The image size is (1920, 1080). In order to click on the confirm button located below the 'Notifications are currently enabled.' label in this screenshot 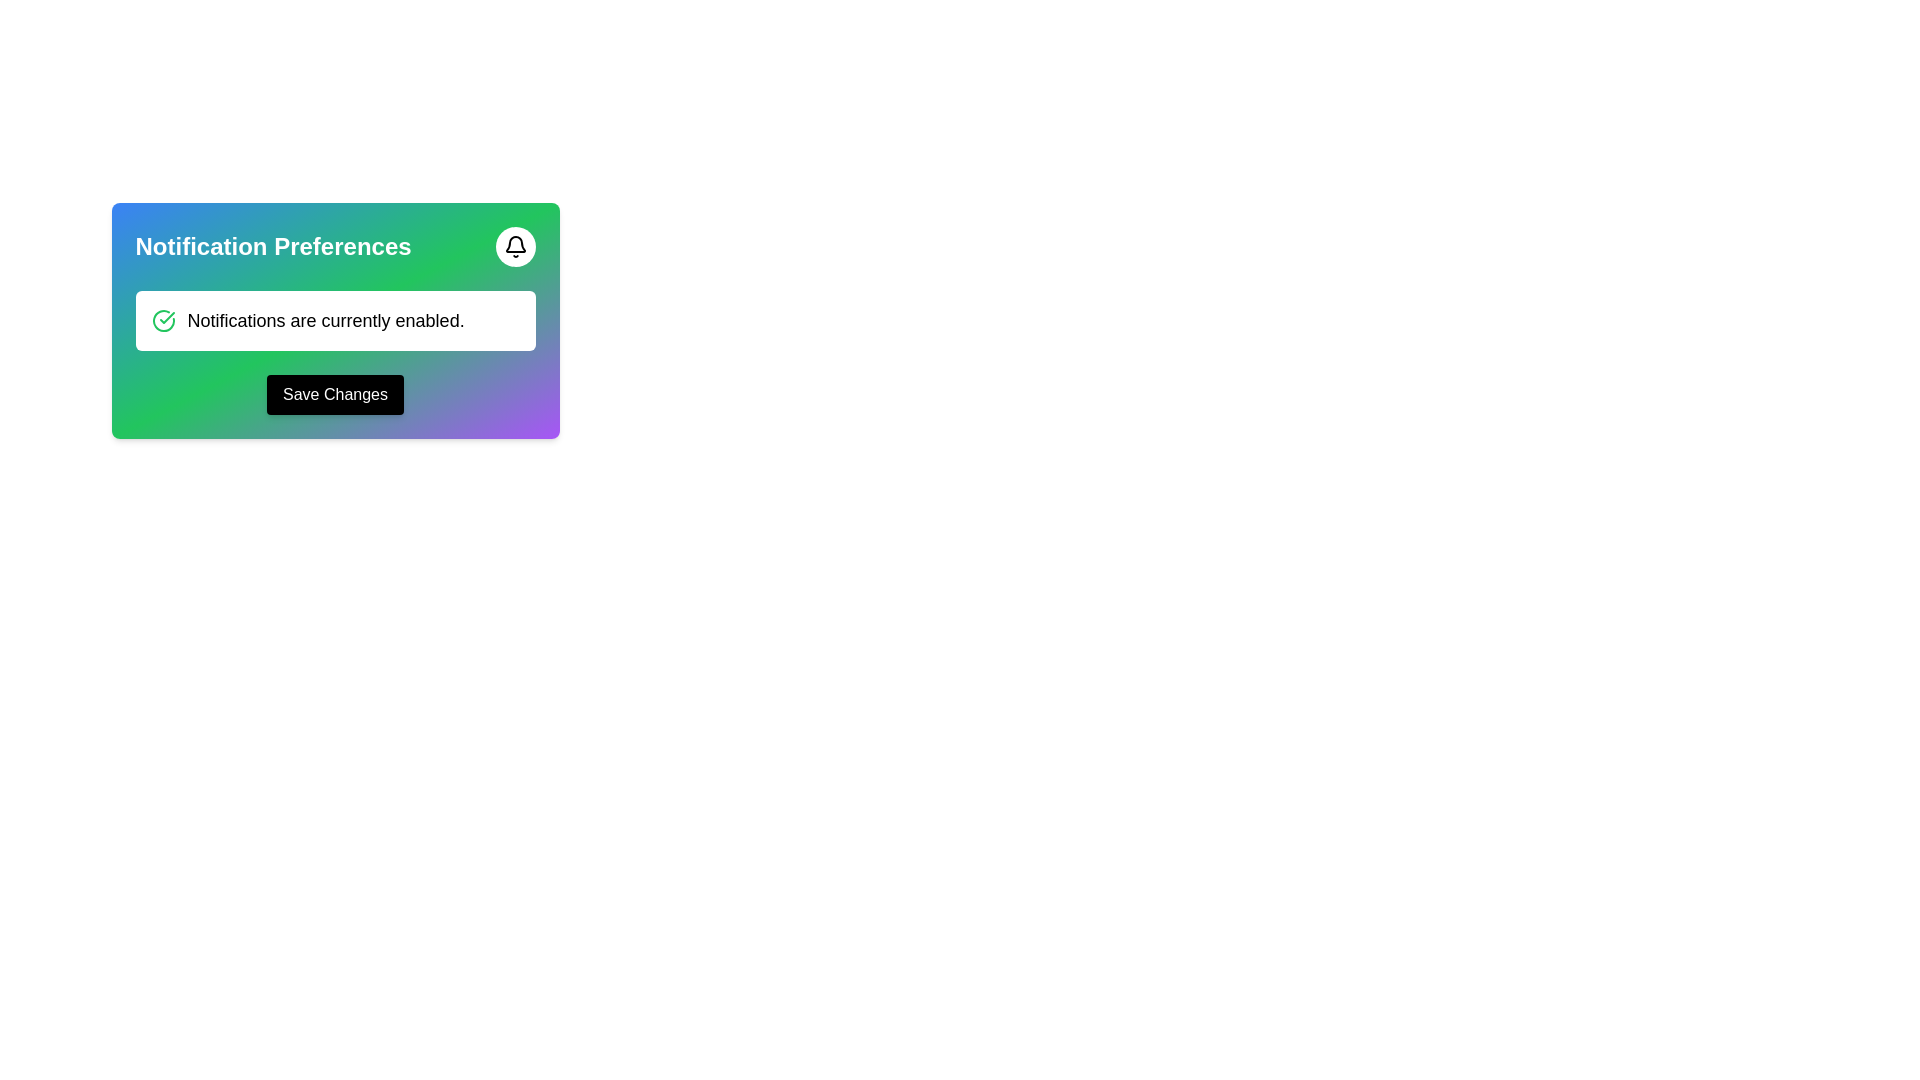, I will do `click(335, 394)`.